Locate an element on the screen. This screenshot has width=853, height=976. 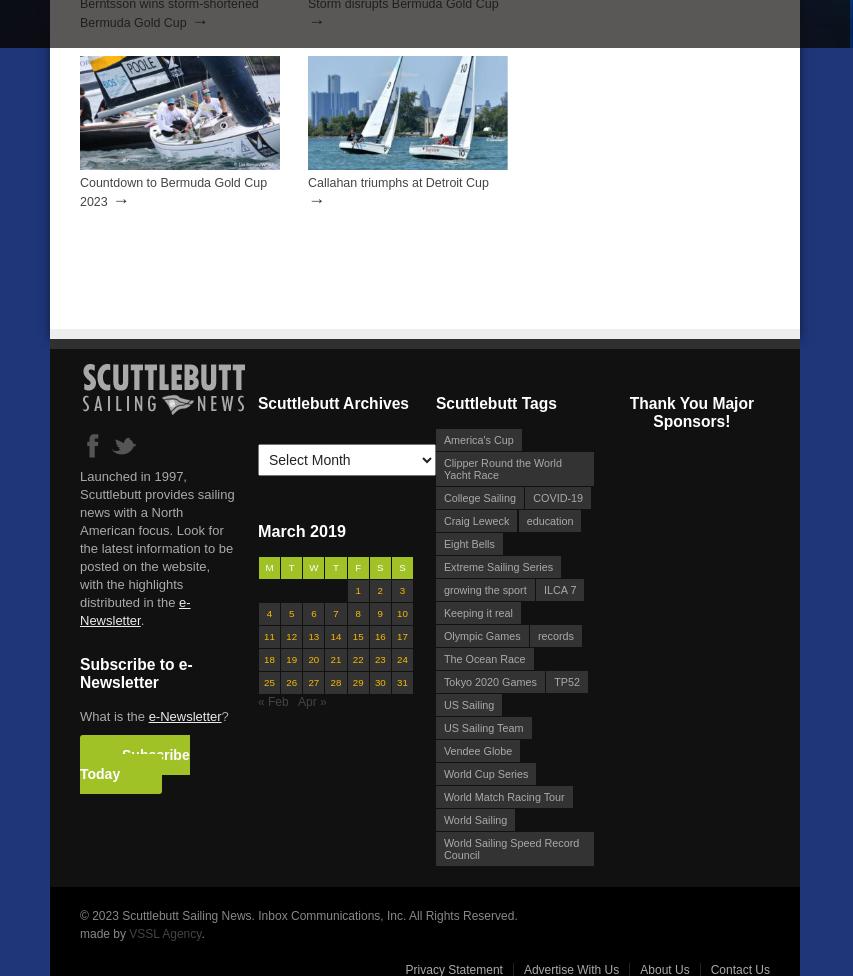
'« Feb' is located at coordinates (271, 699).